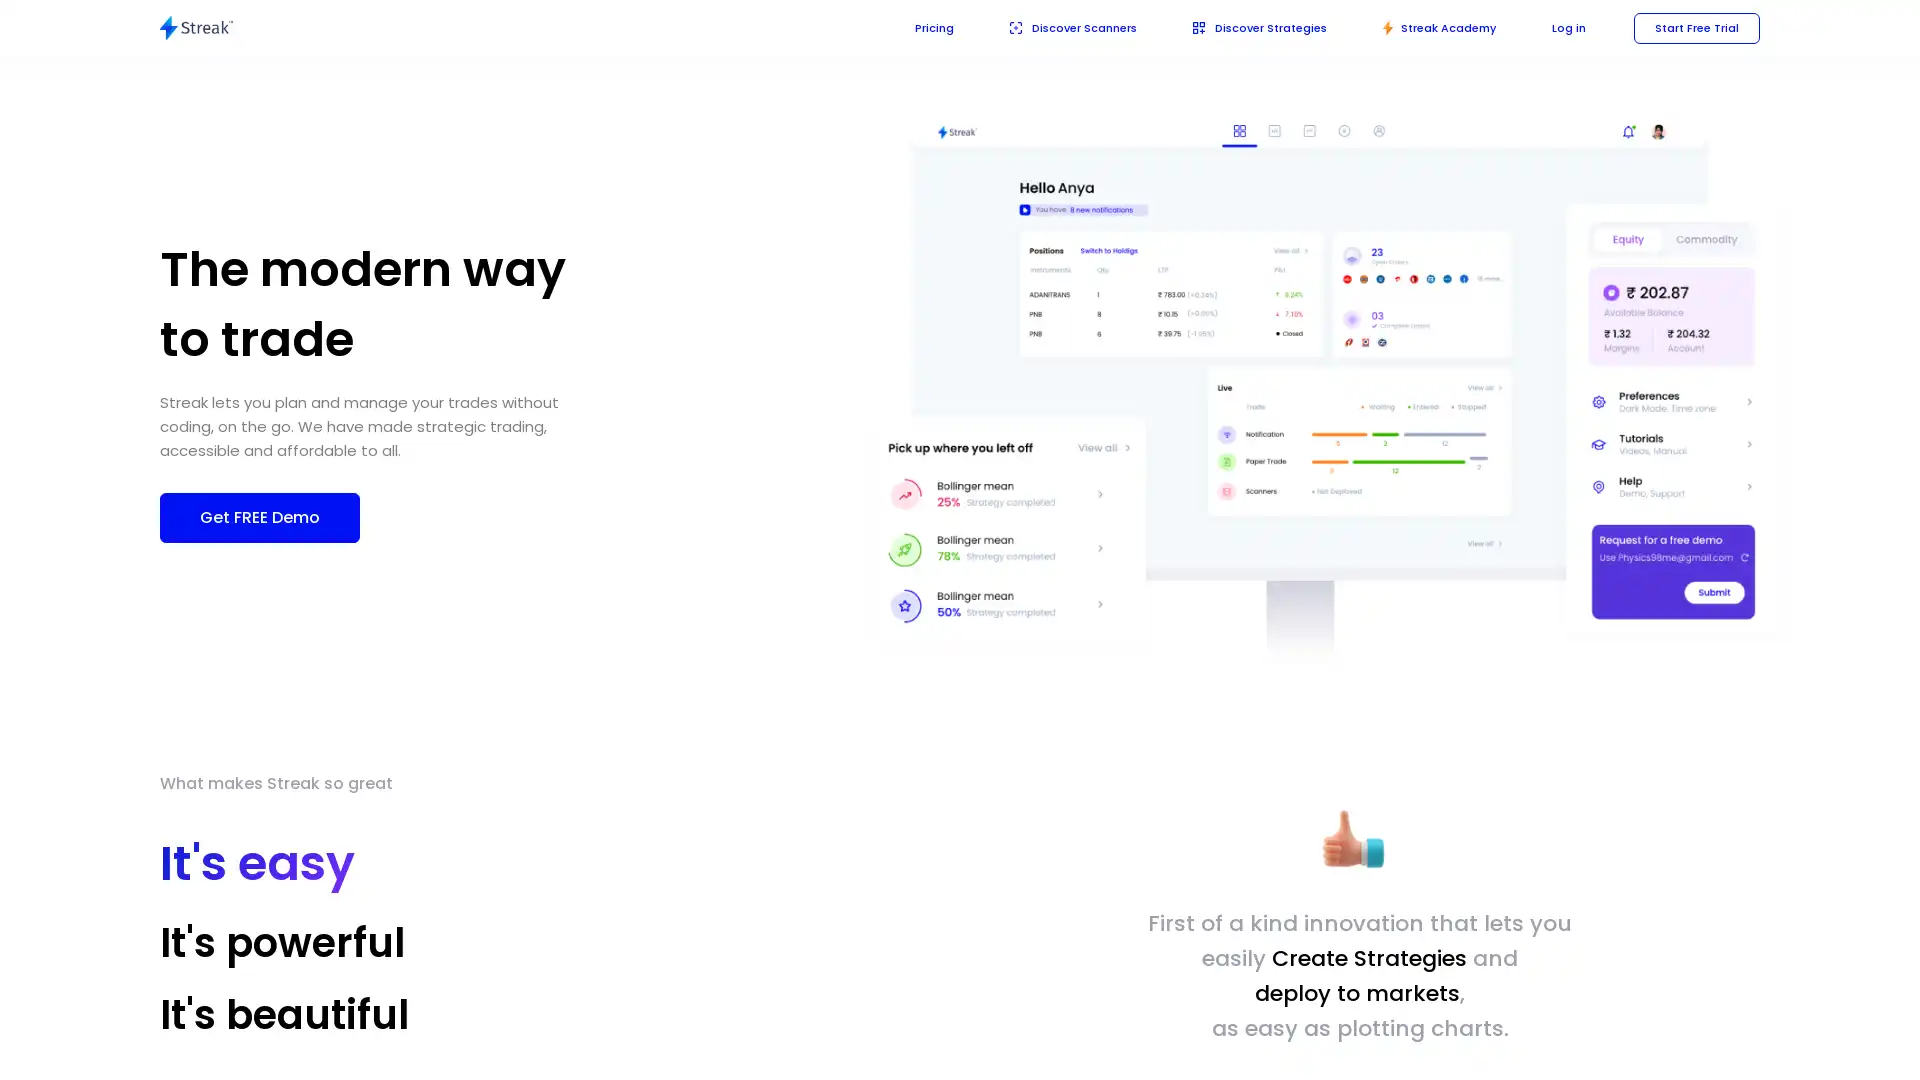 The image size is (1920, 1080). What do you see at coordinates (1562, 27) in the screenshot?
I see `Log in` at bounding box center [1562, 27].